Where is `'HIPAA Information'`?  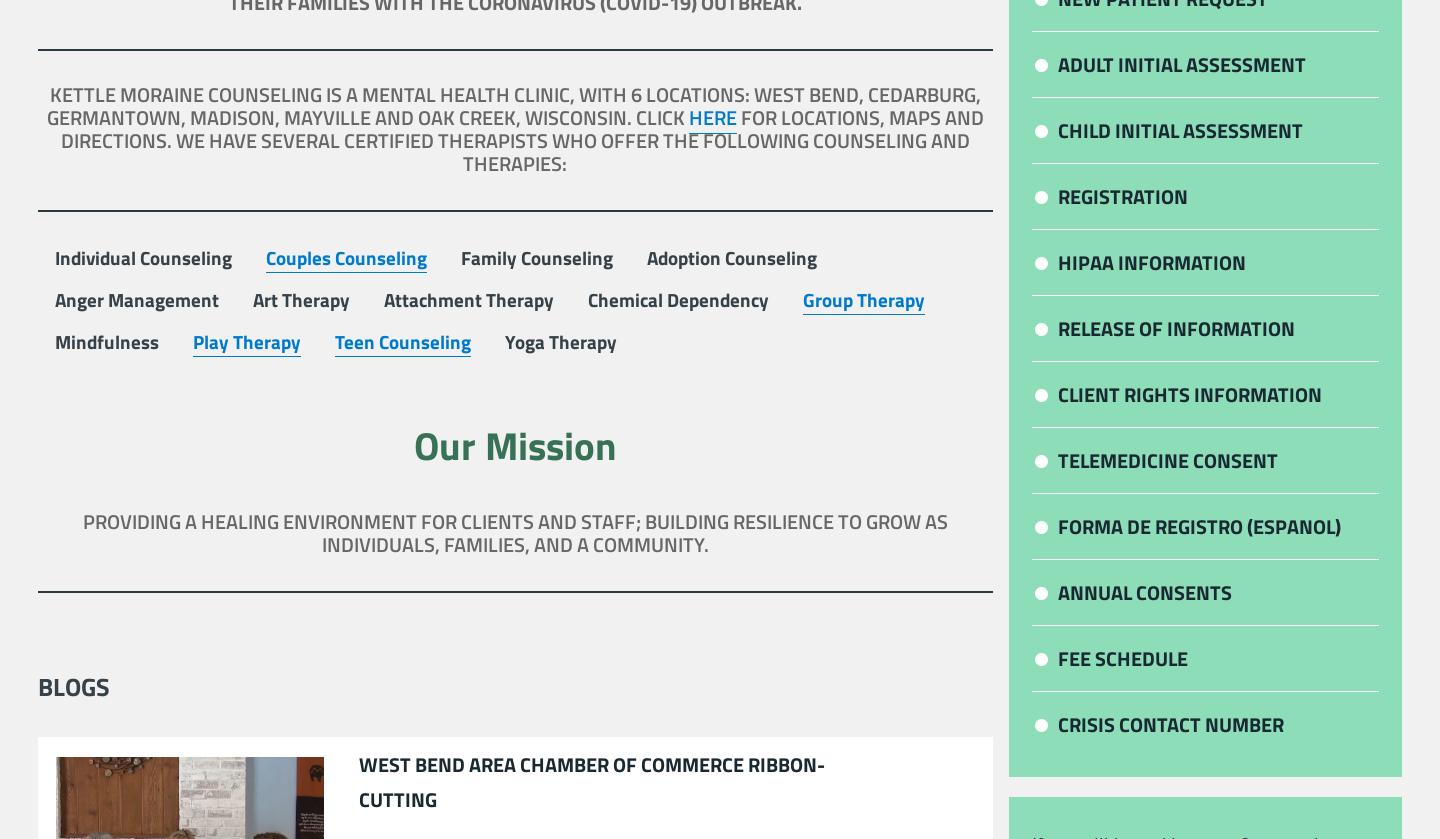
'HIPAA Information' is located at coordinates (1152, 262).